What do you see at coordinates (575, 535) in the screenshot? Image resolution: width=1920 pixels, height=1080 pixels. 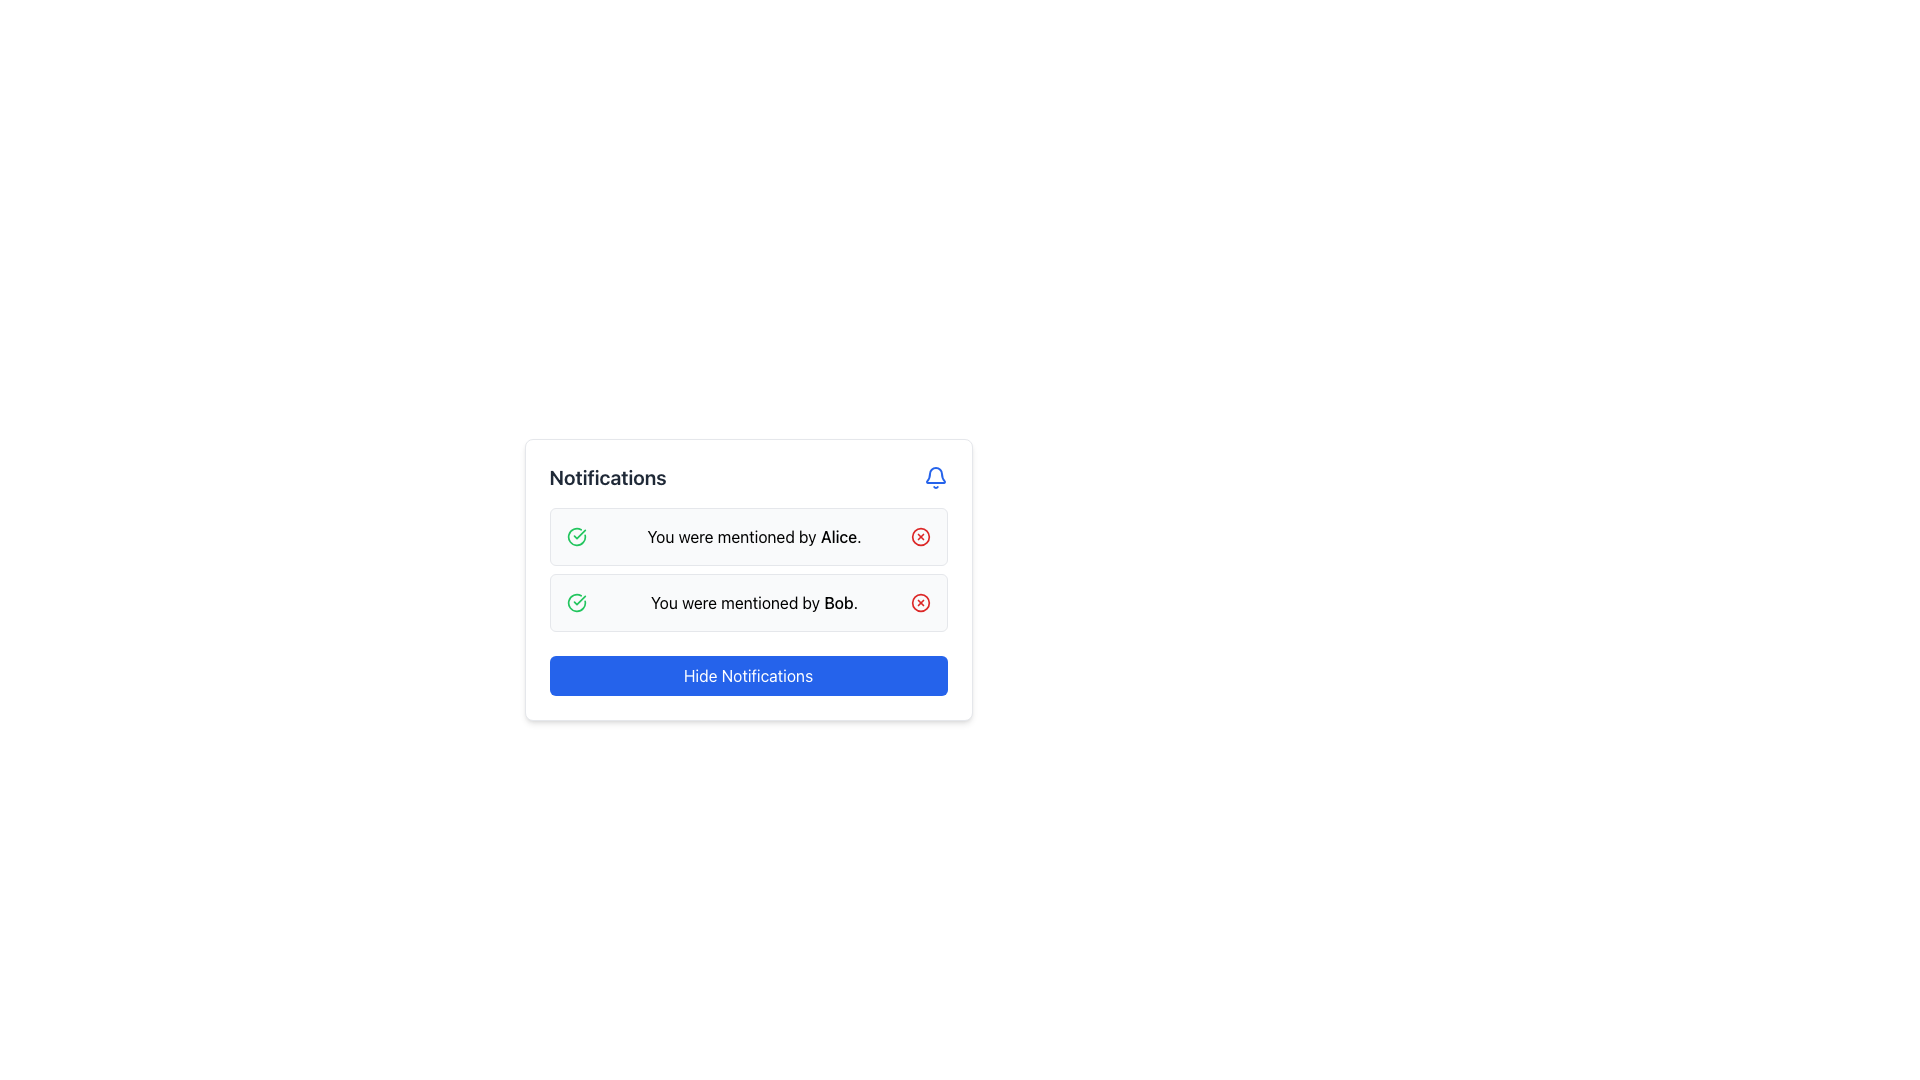 I see `the green circular icon with a checkmark inside it, located in the second notification item of a list adjacent to the text 'You were mentioned by Bob.'` at bounding box center [575, 535].